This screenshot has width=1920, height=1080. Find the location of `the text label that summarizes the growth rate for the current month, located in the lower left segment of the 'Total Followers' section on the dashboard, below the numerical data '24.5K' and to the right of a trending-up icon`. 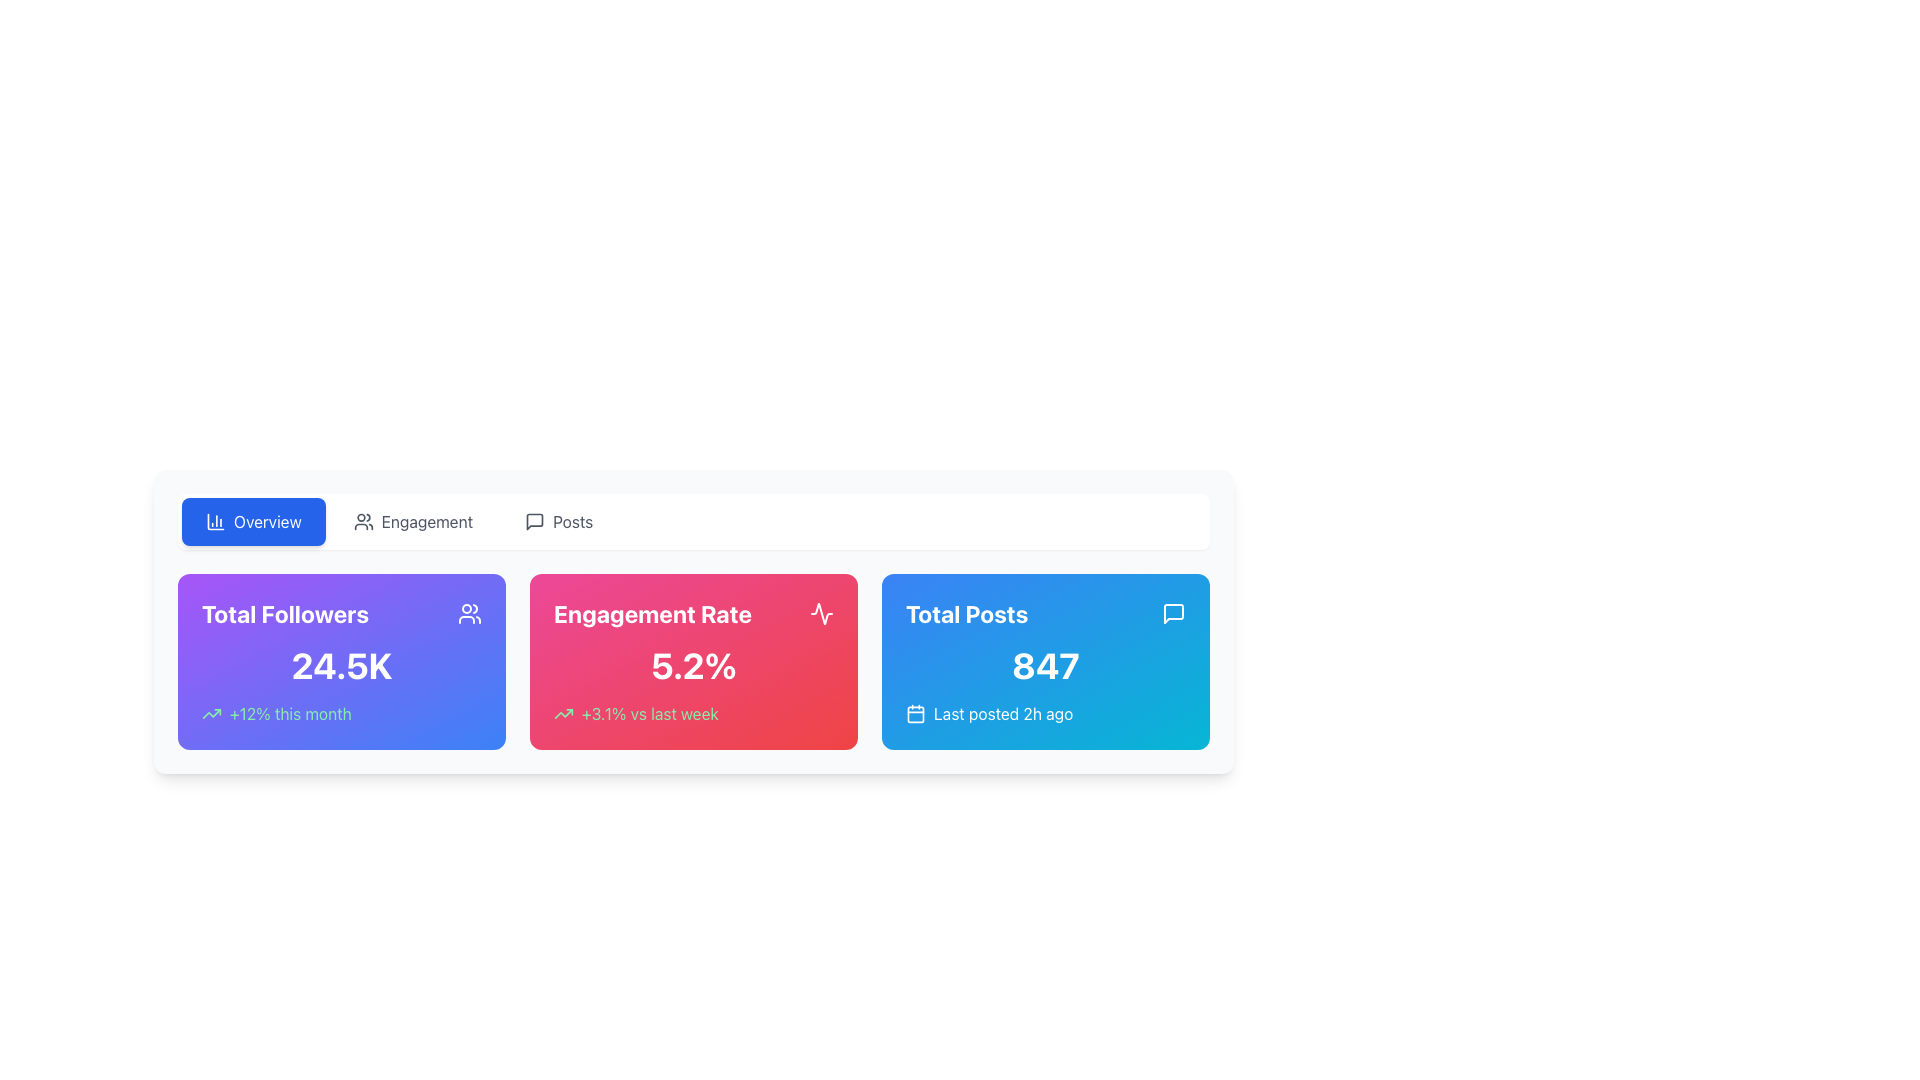

the text label that summarizes the growth rate for the current month, located in the lower left segment of the 'Total Followers' section on the dashboard, below the numerical data '24.5K' and to the right of a trending-up icon is located at coordinates (289, 712).